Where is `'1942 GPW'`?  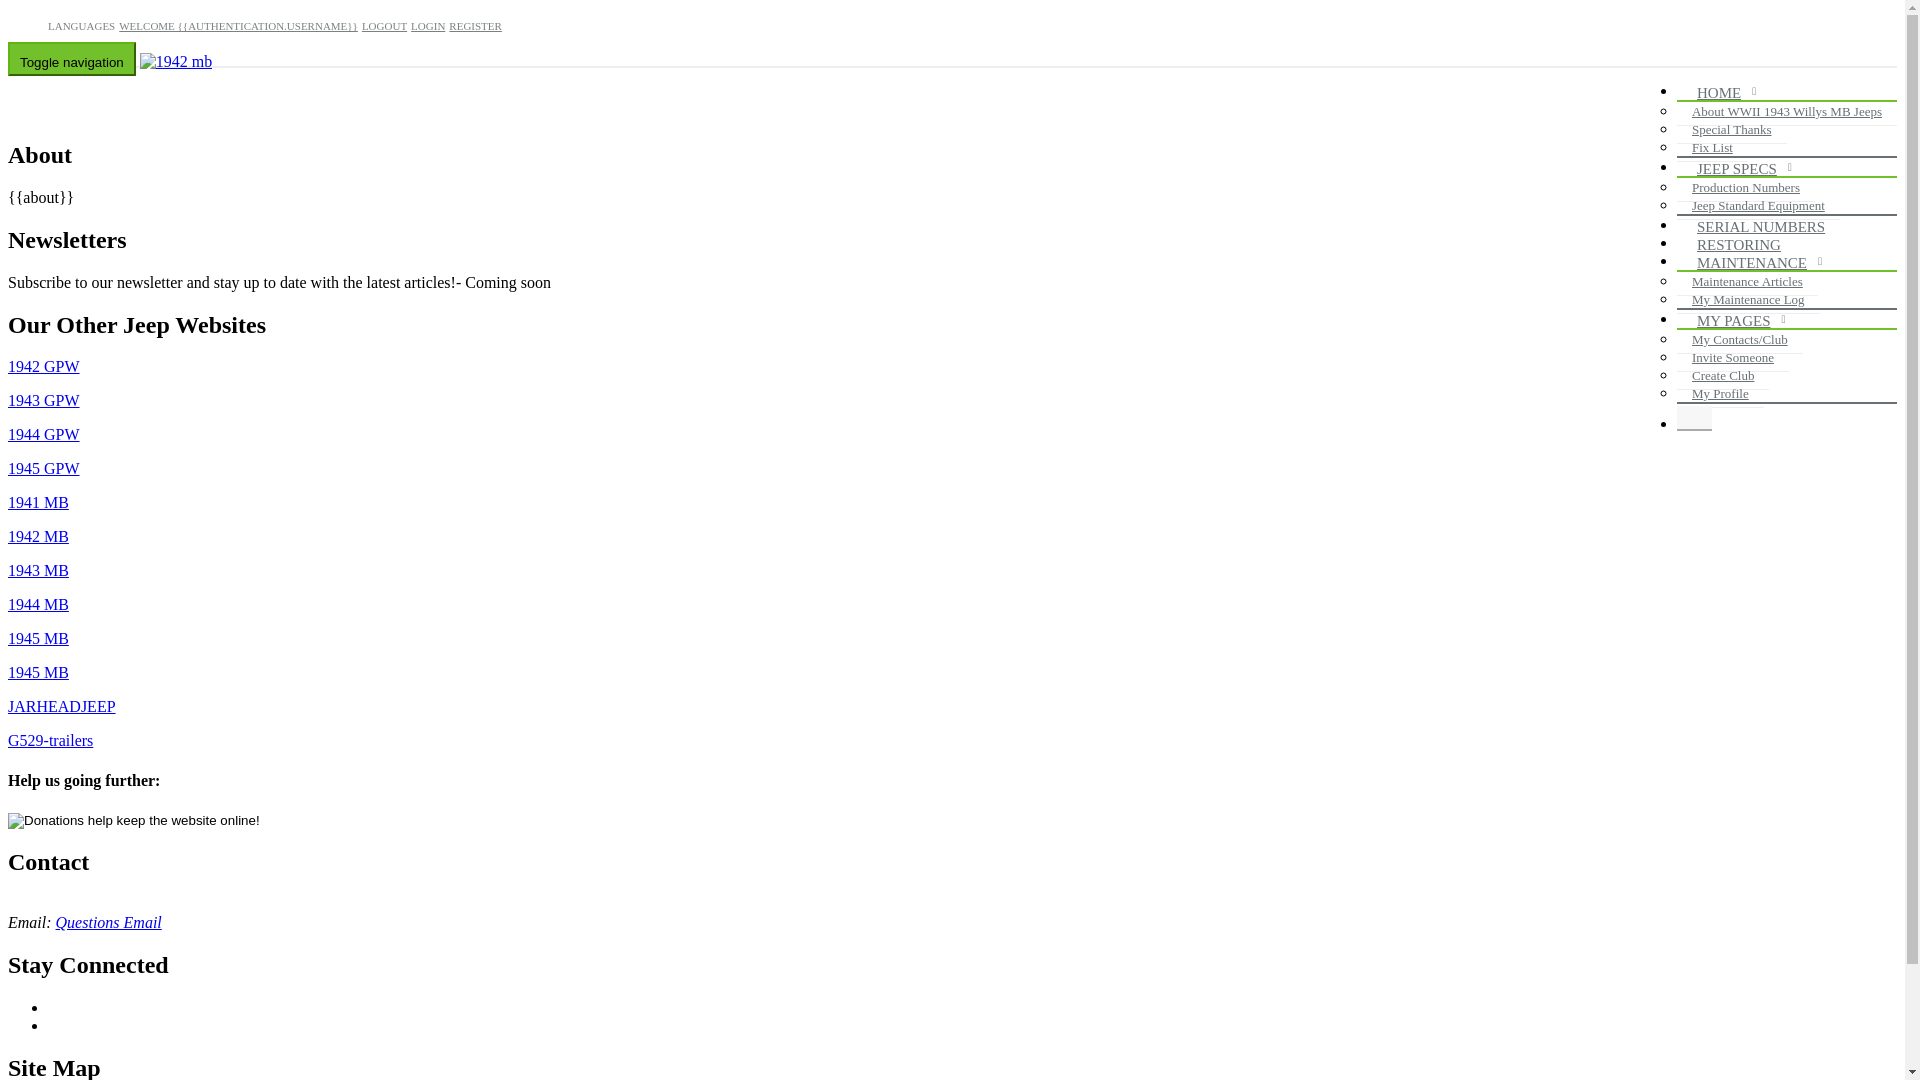
'1942 GPW' is located at coordinates (43, 366).